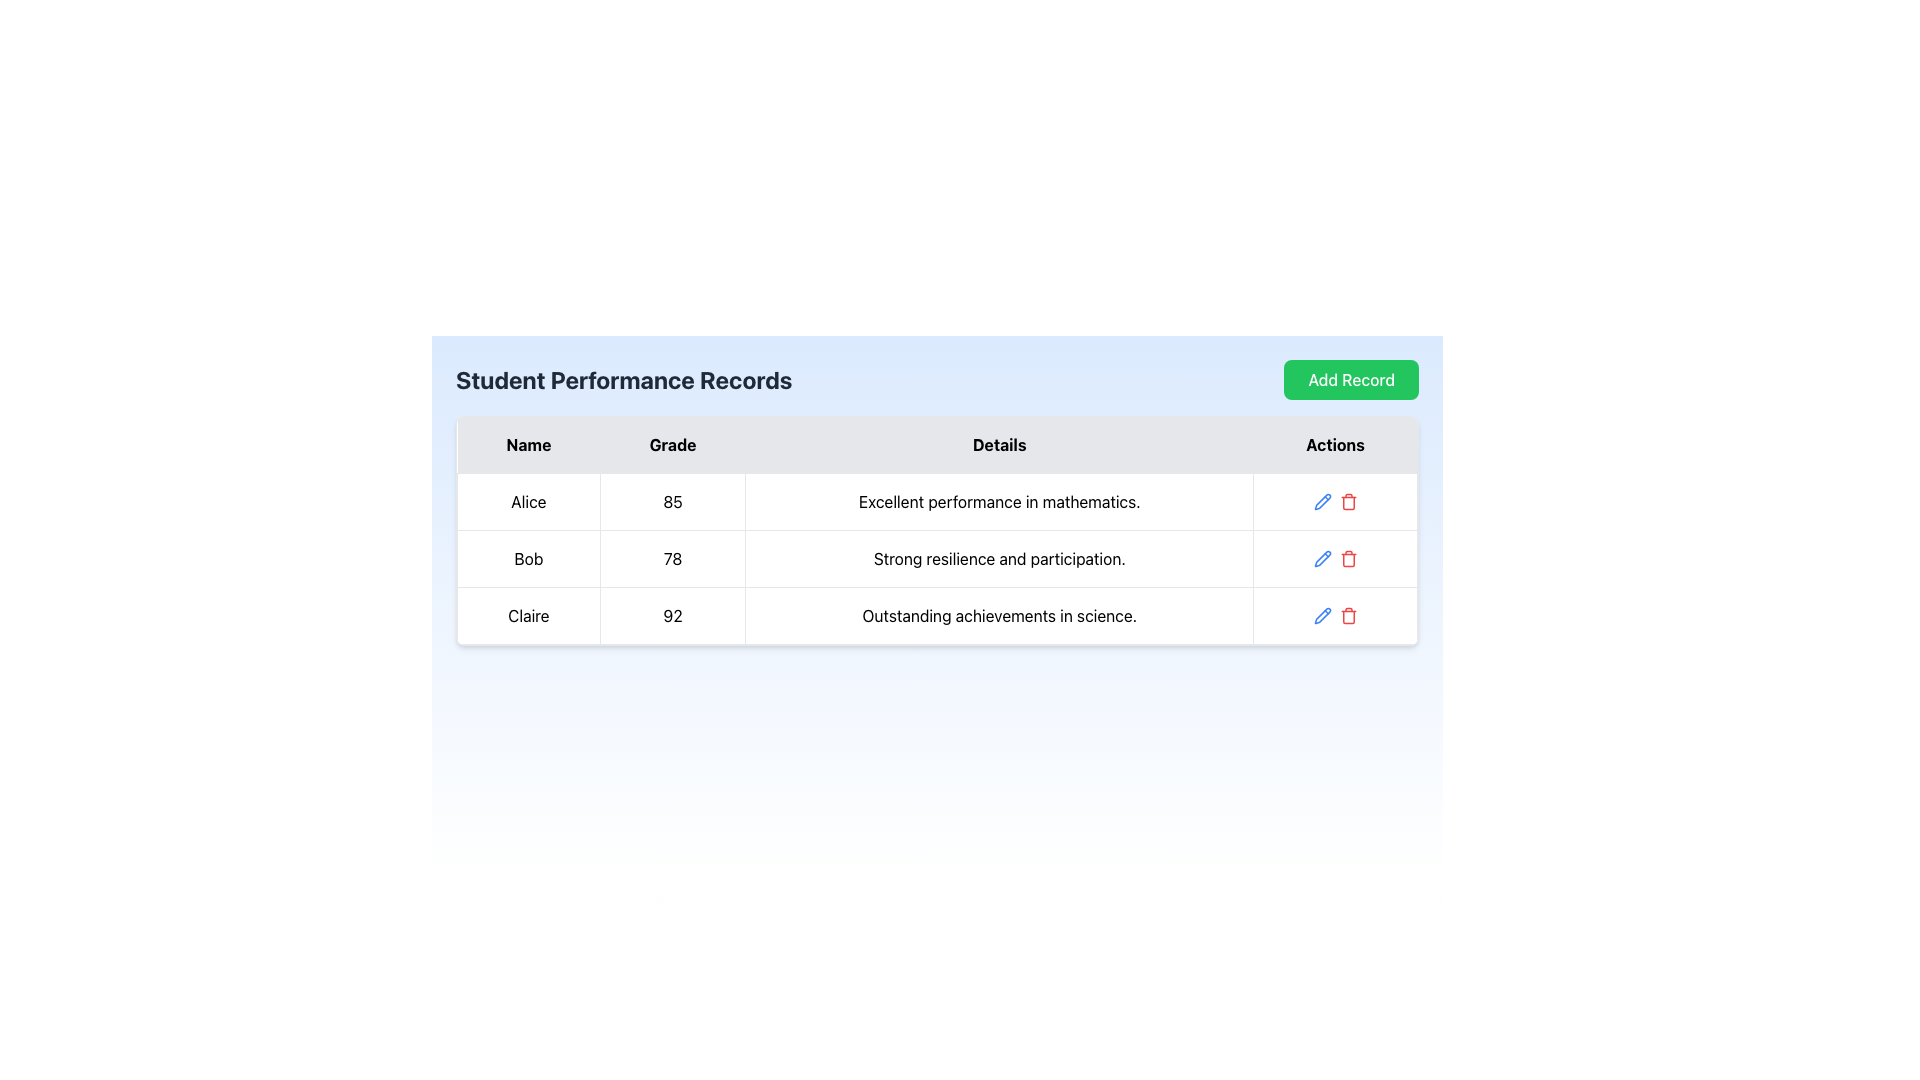 This screenshot has height=1080, width=1920. I want to click on the delete action icon located in the third row of the table under the 'Actions' column, positioned to the right of the edit pencil icon for user 'Claire', so click(1348, 616).